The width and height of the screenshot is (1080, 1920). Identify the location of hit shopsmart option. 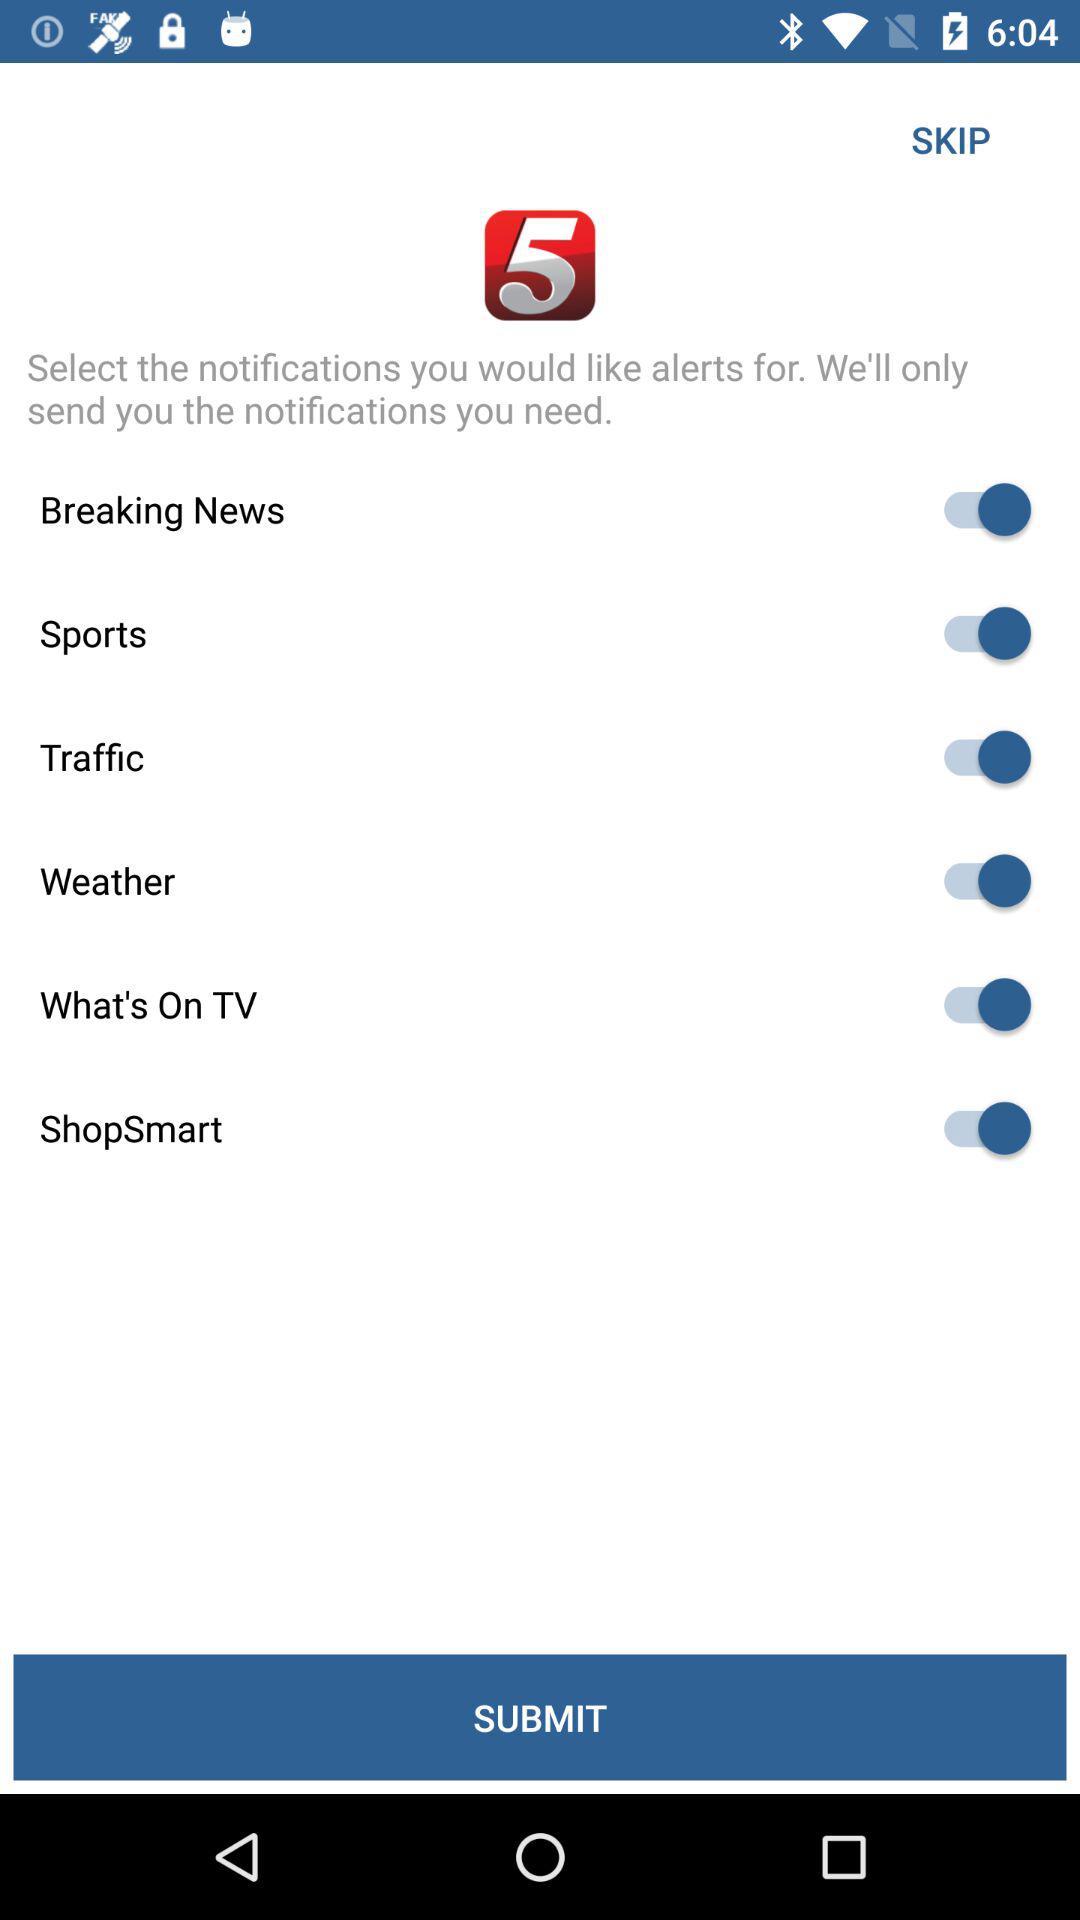
(977, 1128).